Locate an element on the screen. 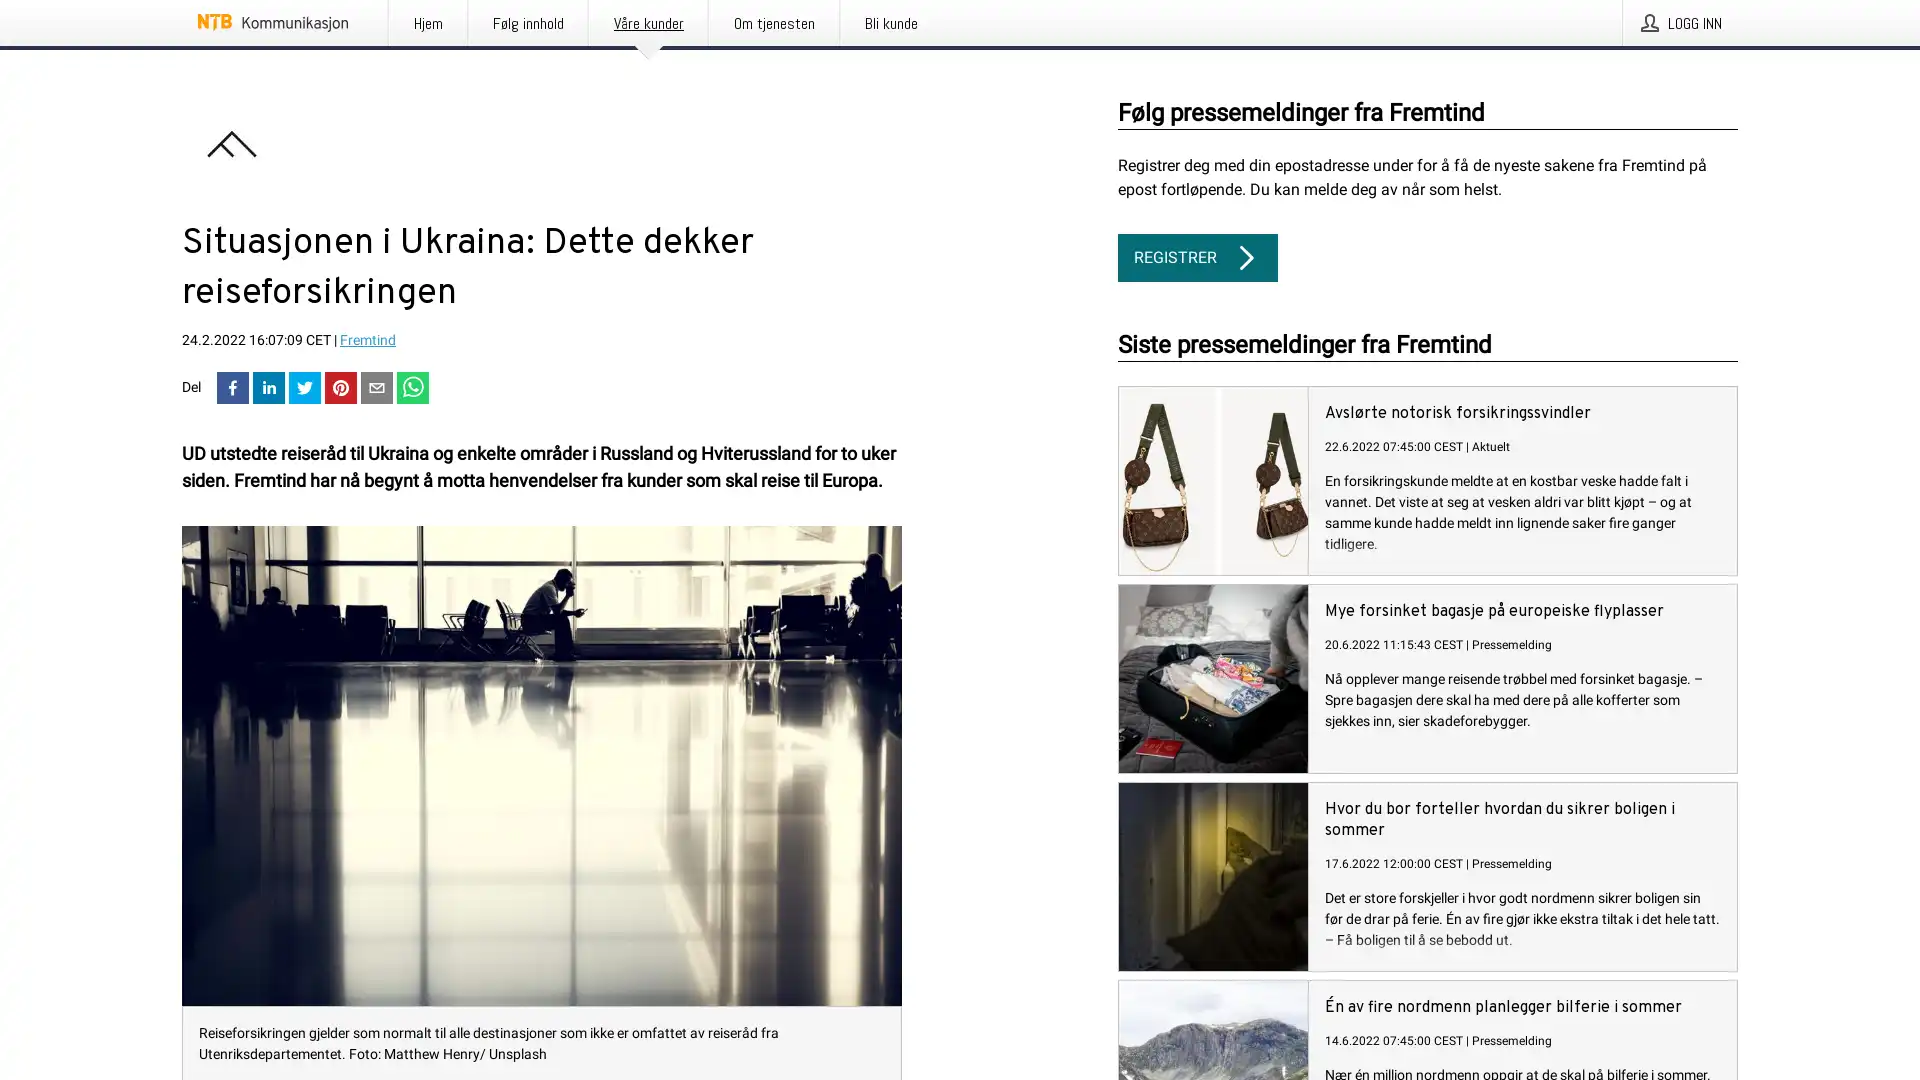  facebook is located at coordinates (233, 389).